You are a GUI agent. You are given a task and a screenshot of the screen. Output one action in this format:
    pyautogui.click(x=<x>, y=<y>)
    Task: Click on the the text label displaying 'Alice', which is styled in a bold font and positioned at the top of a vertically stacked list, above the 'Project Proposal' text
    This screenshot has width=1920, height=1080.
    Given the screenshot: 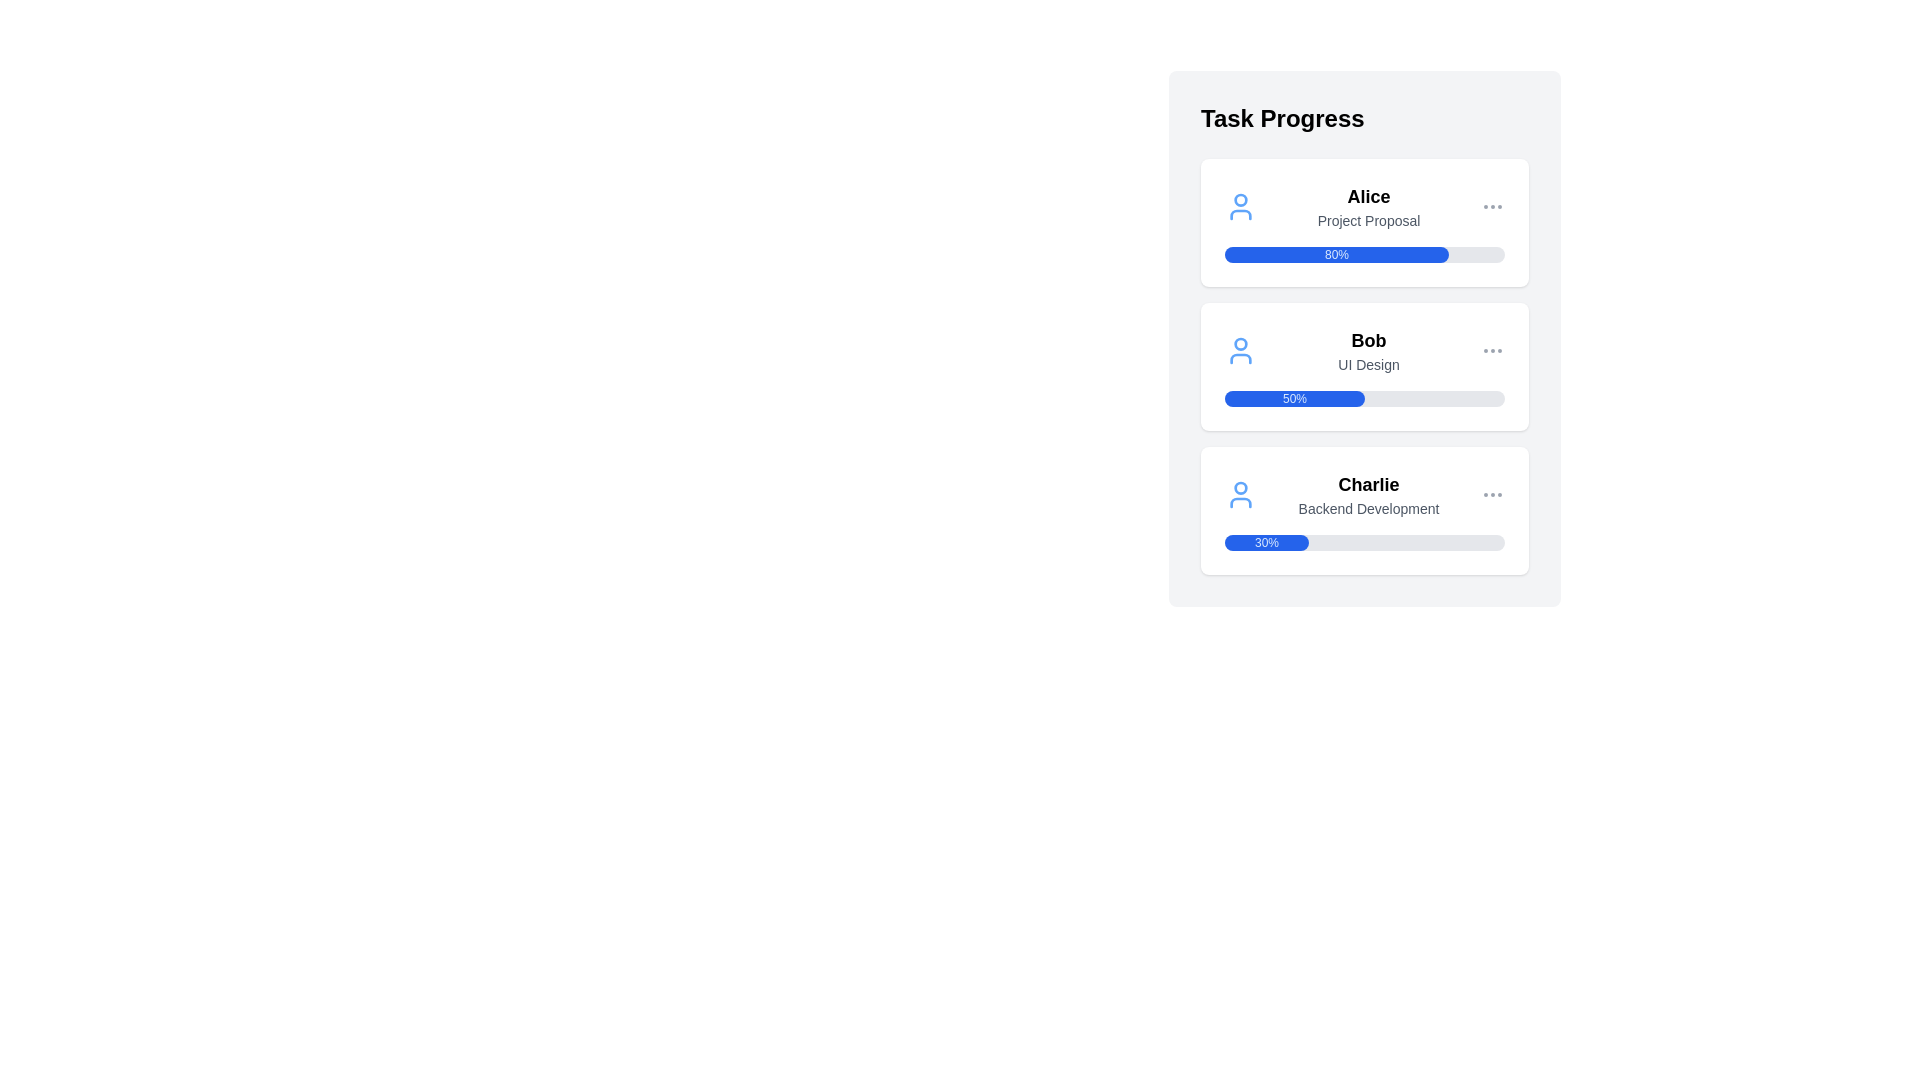 What is the action you would take?
    pyautogui.click(x=1367, y=196)
    